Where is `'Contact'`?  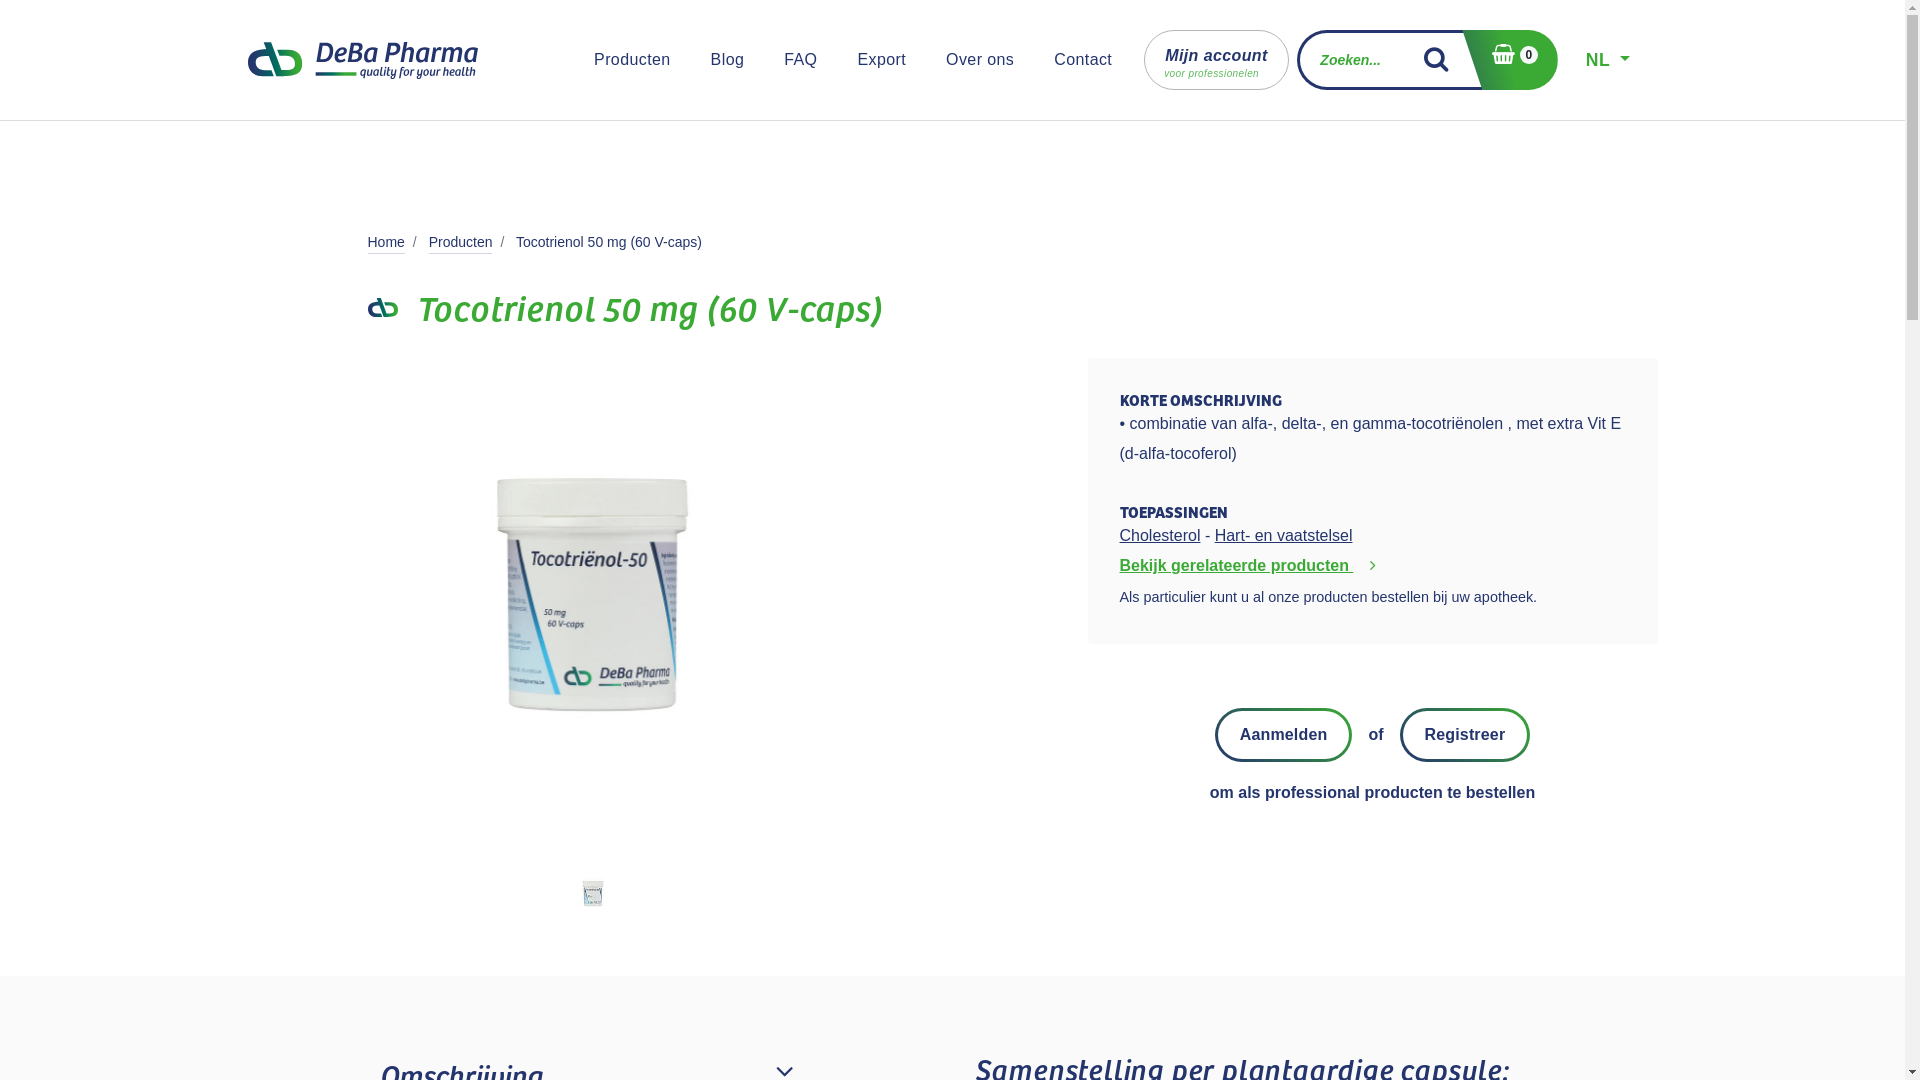
'Contact' is located at coordinates (1082, 59).